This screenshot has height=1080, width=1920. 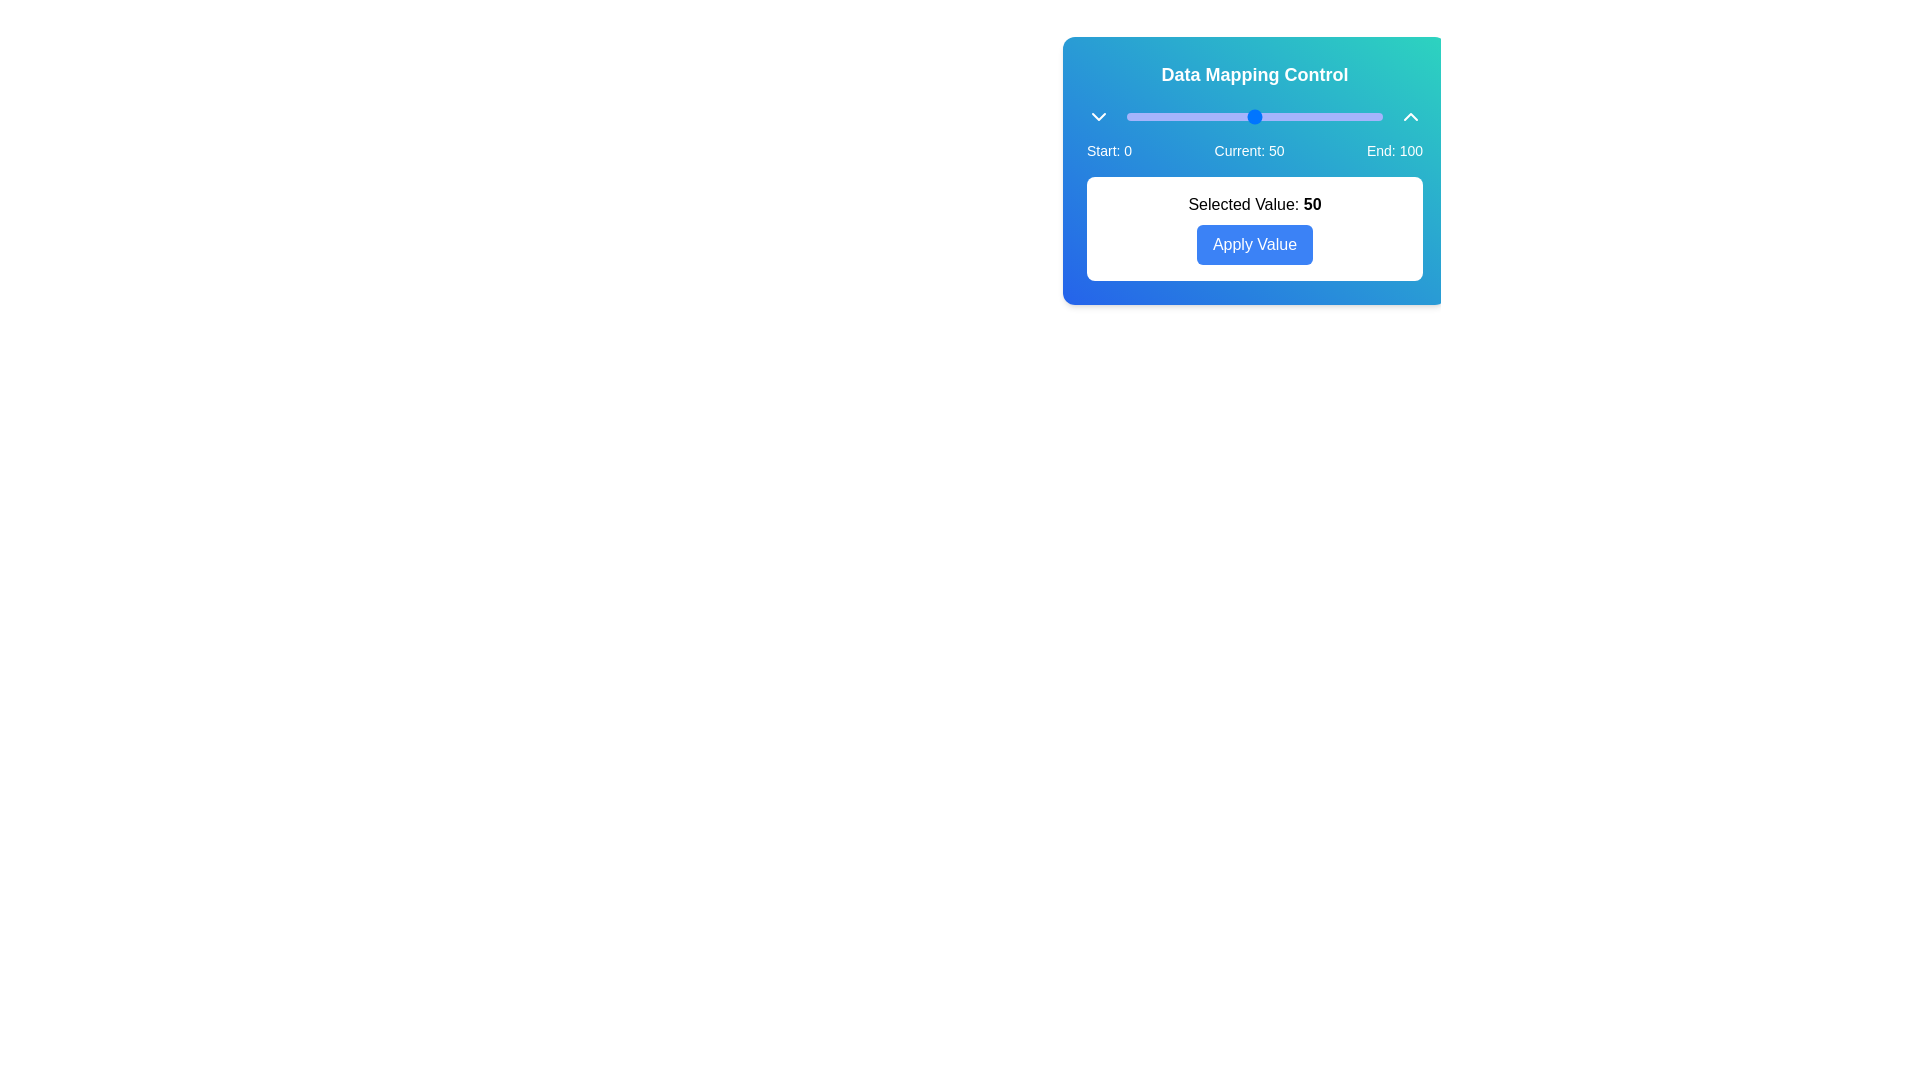 What do you see at coordinates (1152, 112) in the screenshot?
I see `slider value` at bounding box center [1152, 112].